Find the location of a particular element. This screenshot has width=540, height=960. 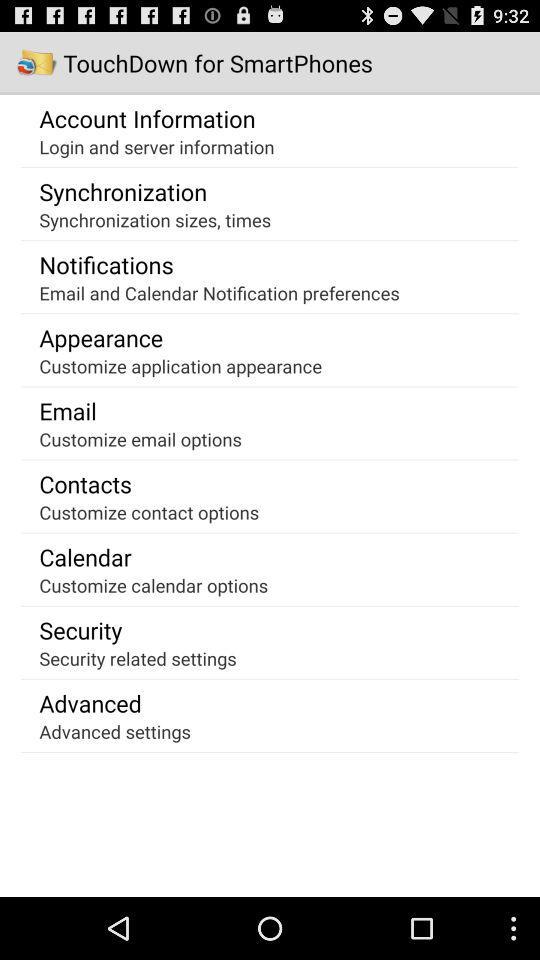

the icon above synchronization icon is located at coordinates (155, 145).